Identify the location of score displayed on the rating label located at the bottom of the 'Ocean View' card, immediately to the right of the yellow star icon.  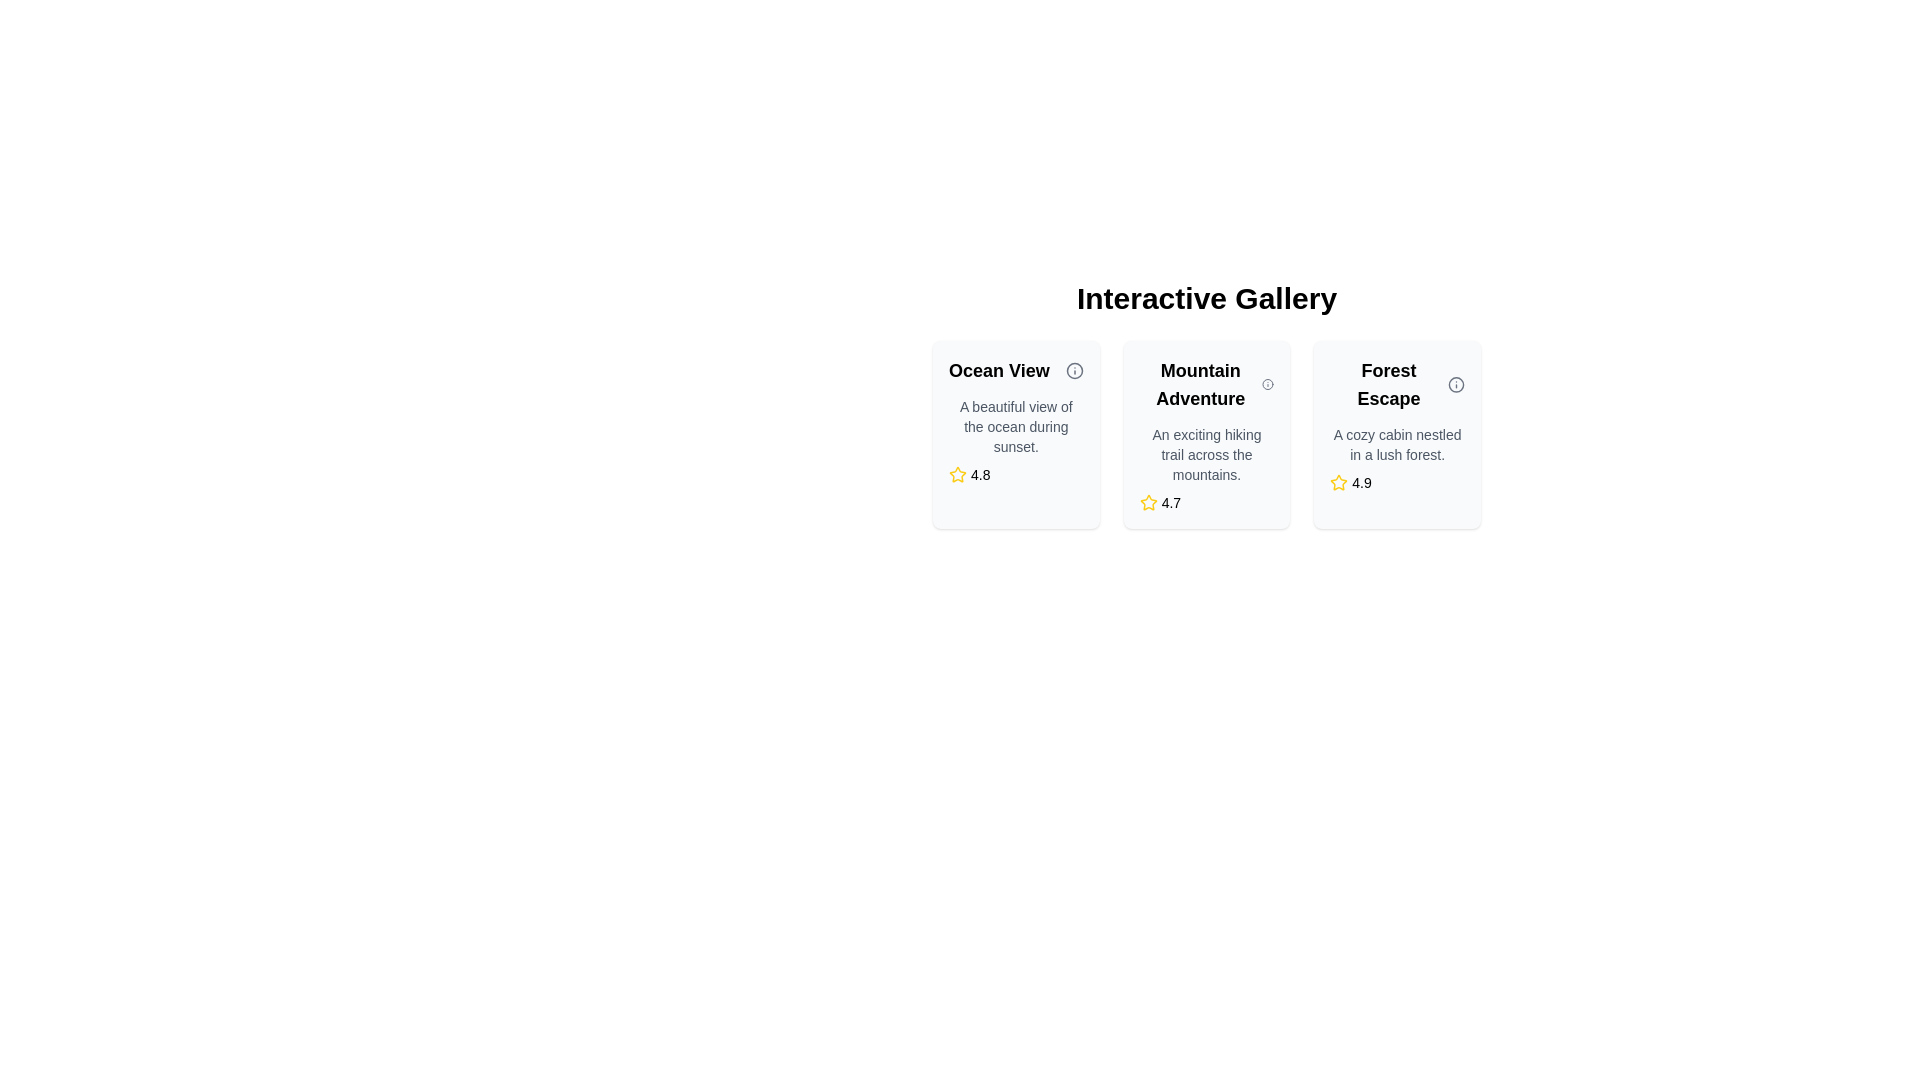
(980, 474).